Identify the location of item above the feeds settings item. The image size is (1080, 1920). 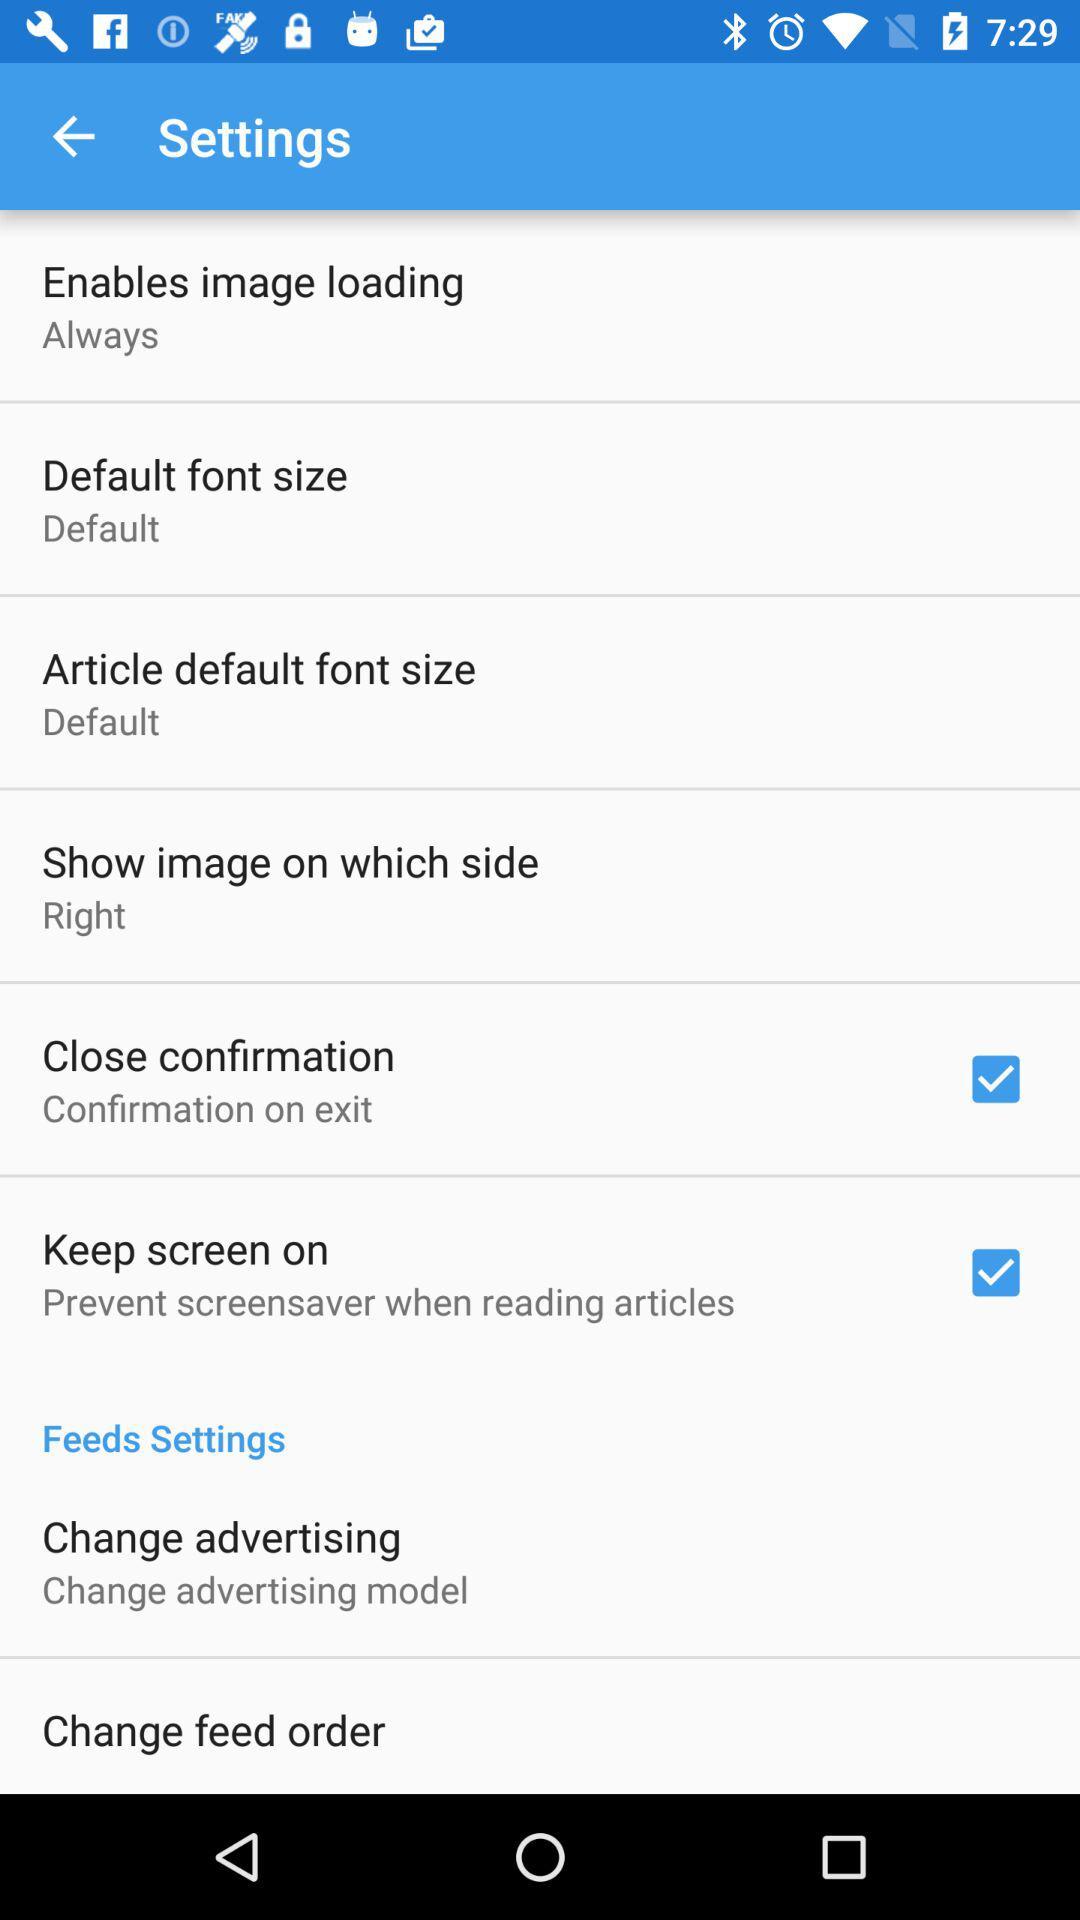
(388, 1301).